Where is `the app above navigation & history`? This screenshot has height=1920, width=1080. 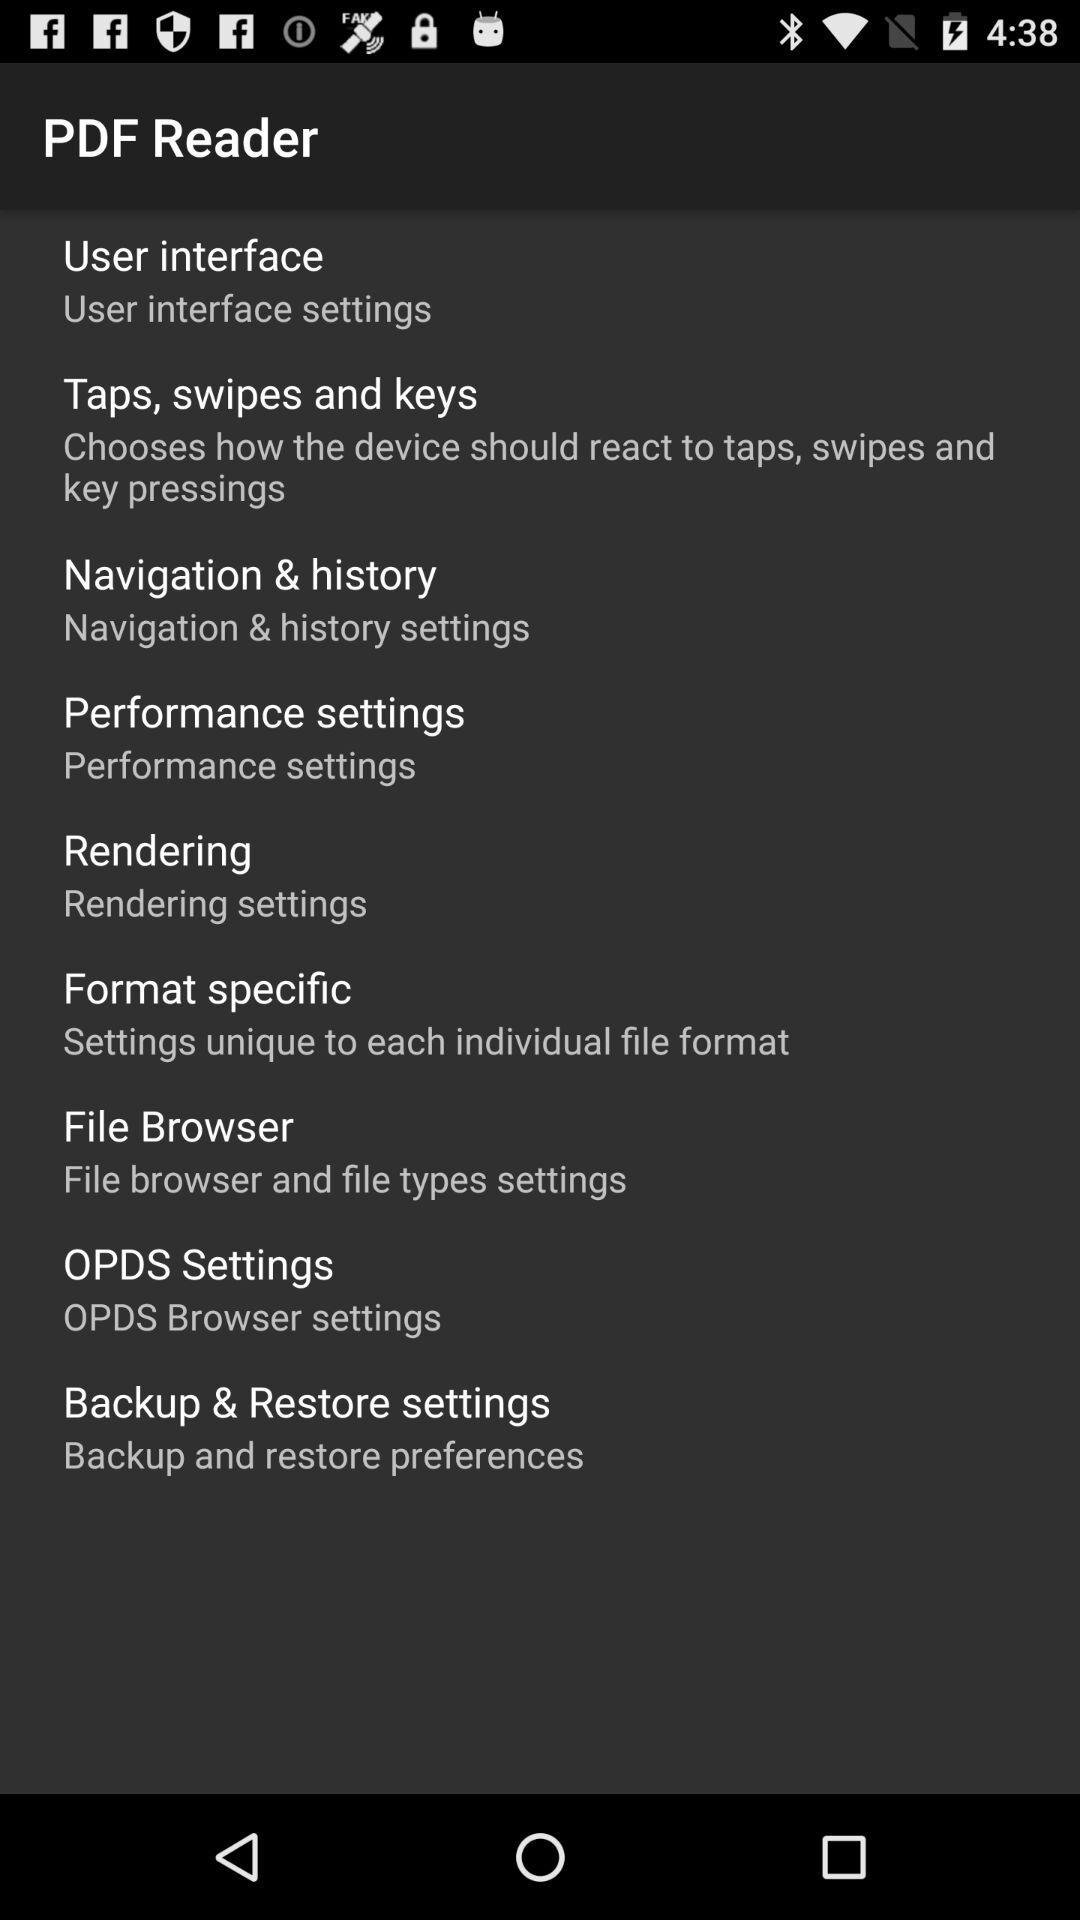 the app above navigation & history is located at coordinates (550, 465).